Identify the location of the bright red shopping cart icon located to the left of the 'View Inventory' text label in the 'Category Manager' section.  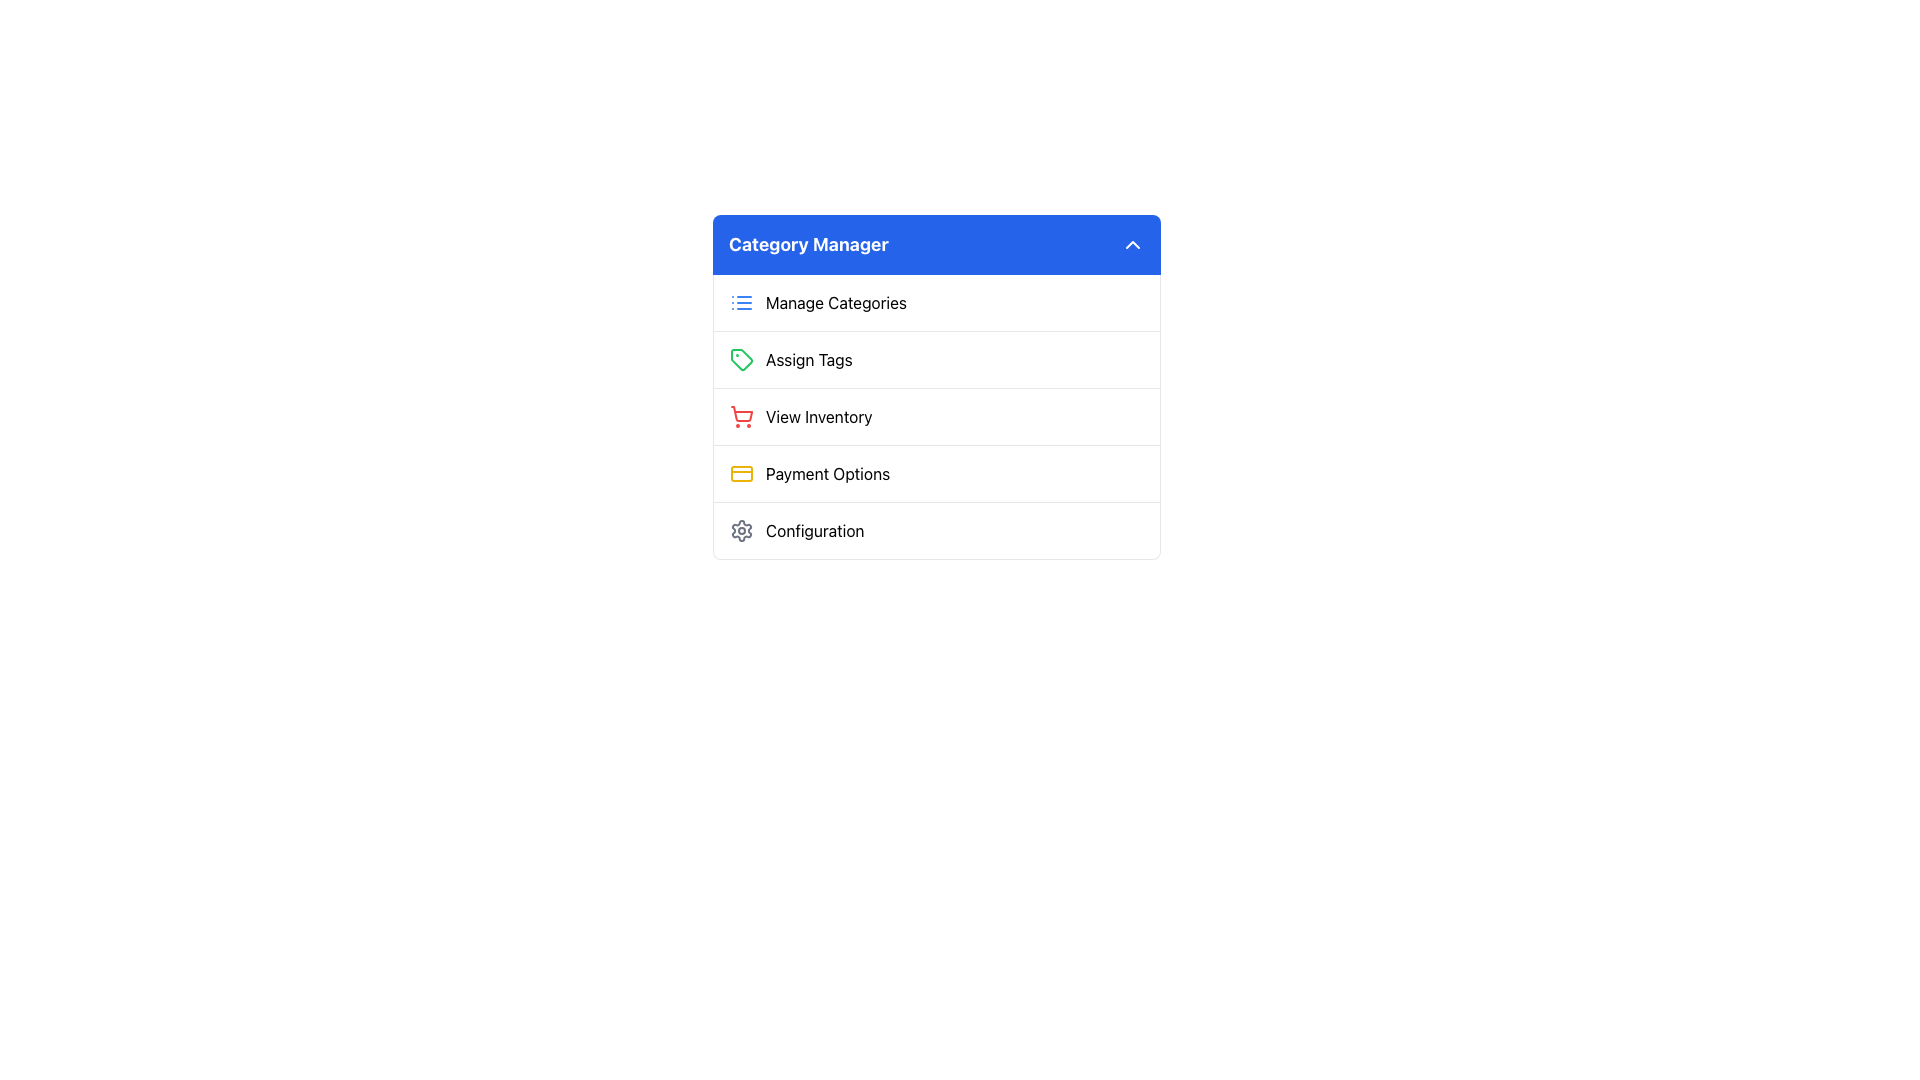
(741, 413).